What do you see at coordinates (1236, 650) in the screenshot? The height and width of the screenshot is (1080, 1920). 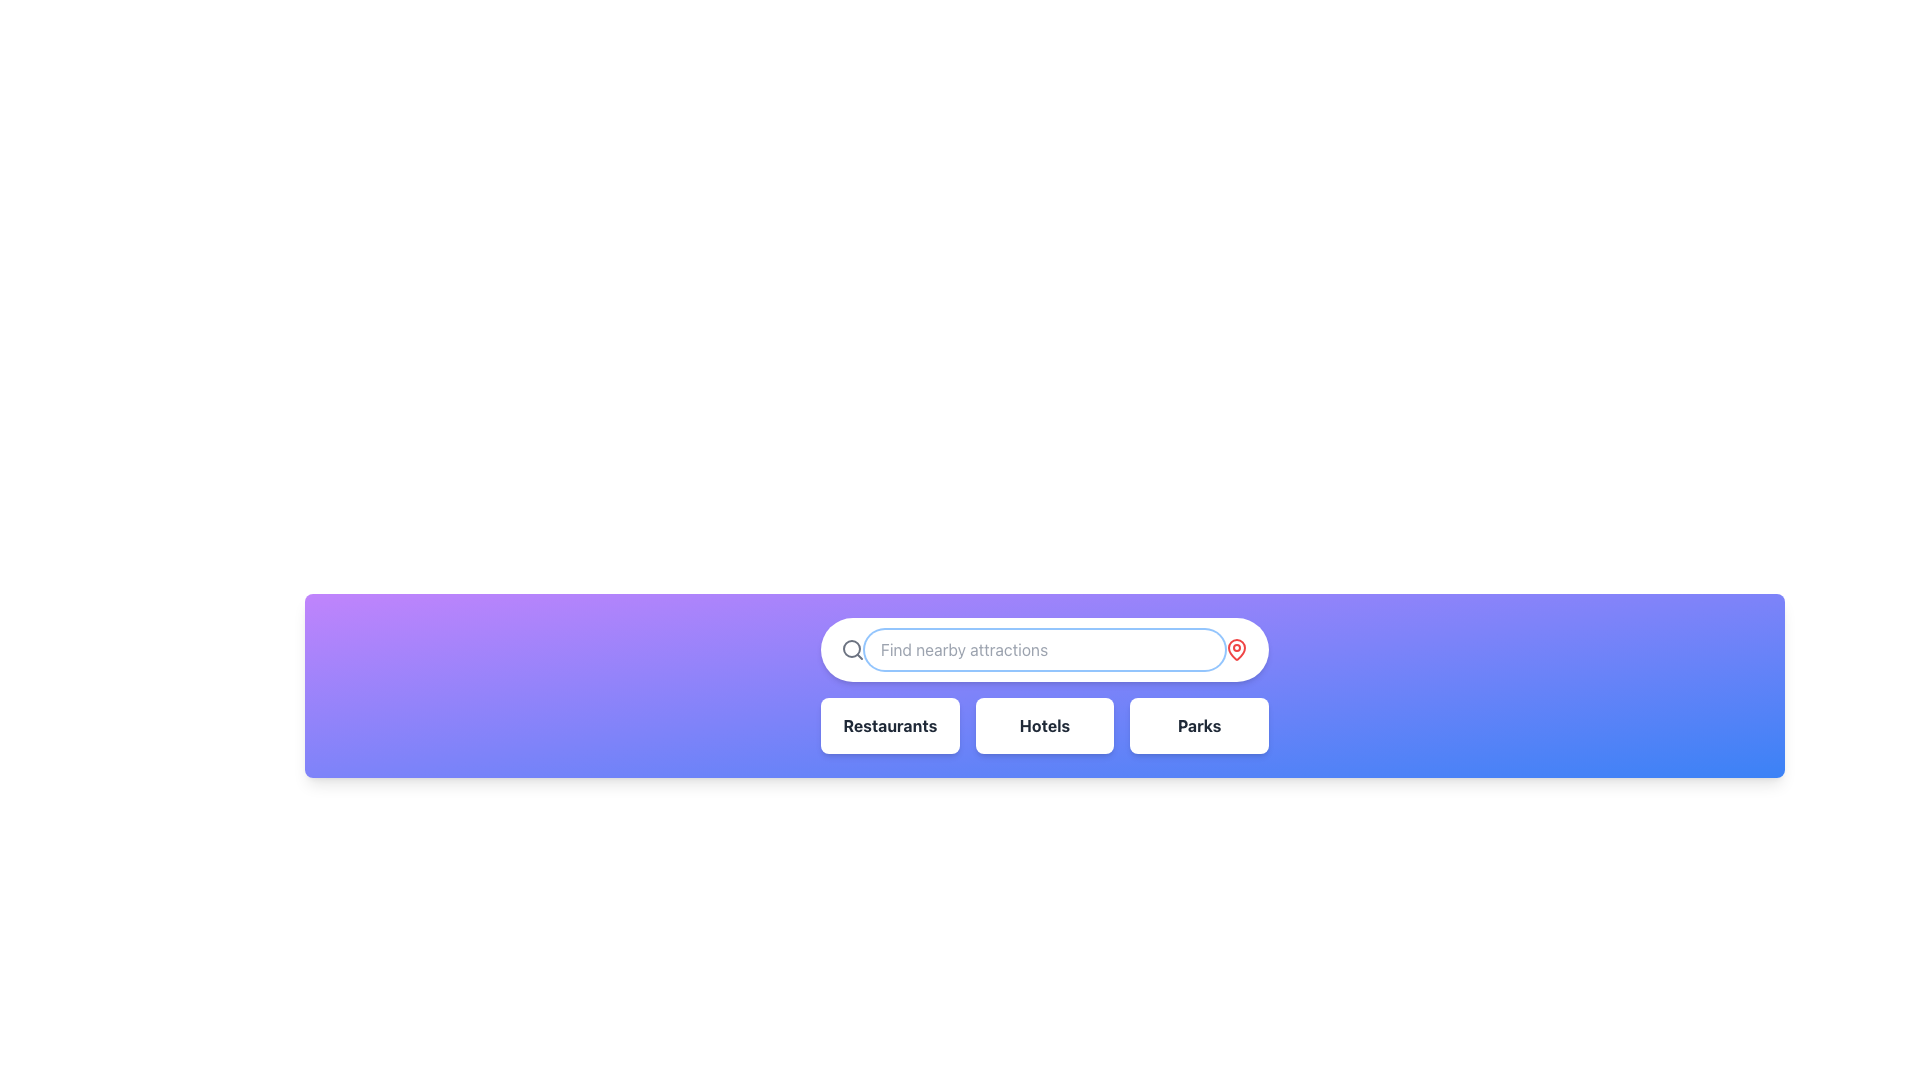 I see `the red map pin icon located at the far-right end of the search bar` at bounding box center [1236, 650].